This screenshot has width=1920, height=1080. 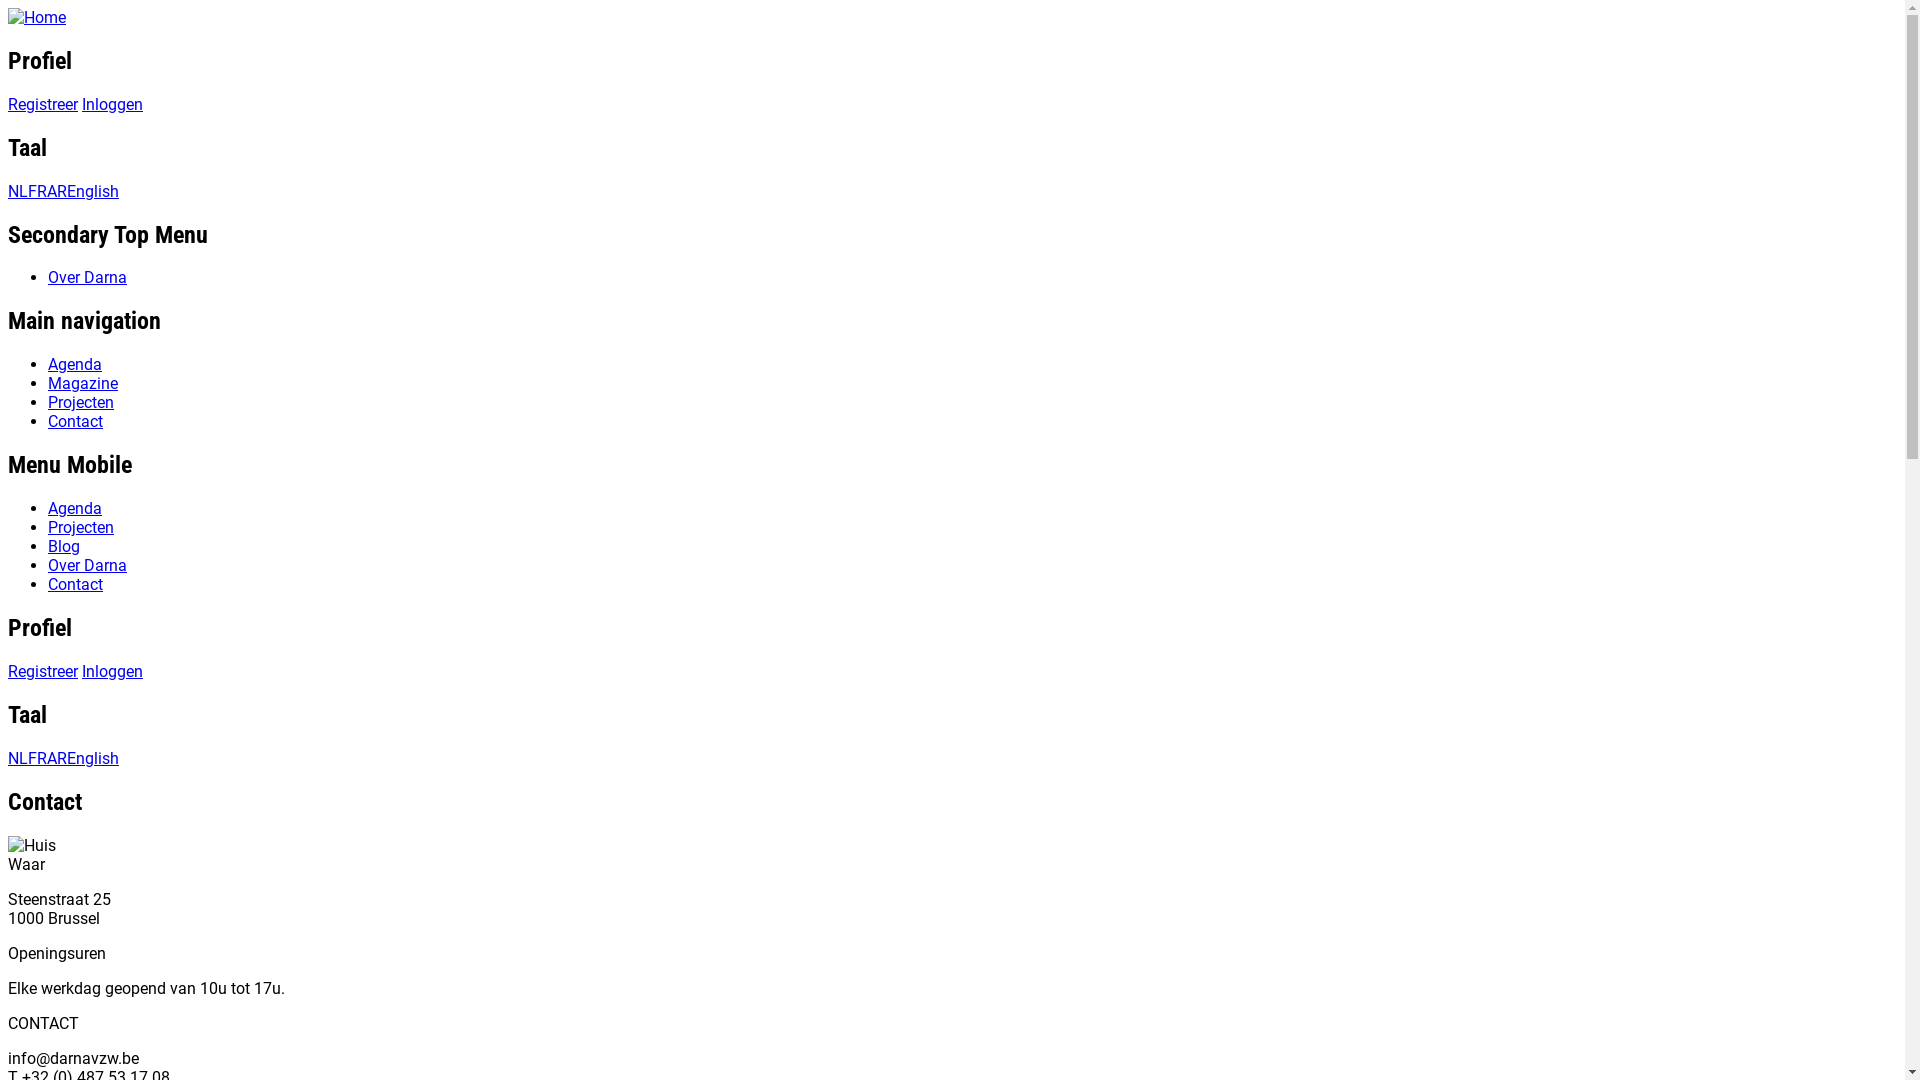 I want to click on 'AR', so click(x=47, y=191).